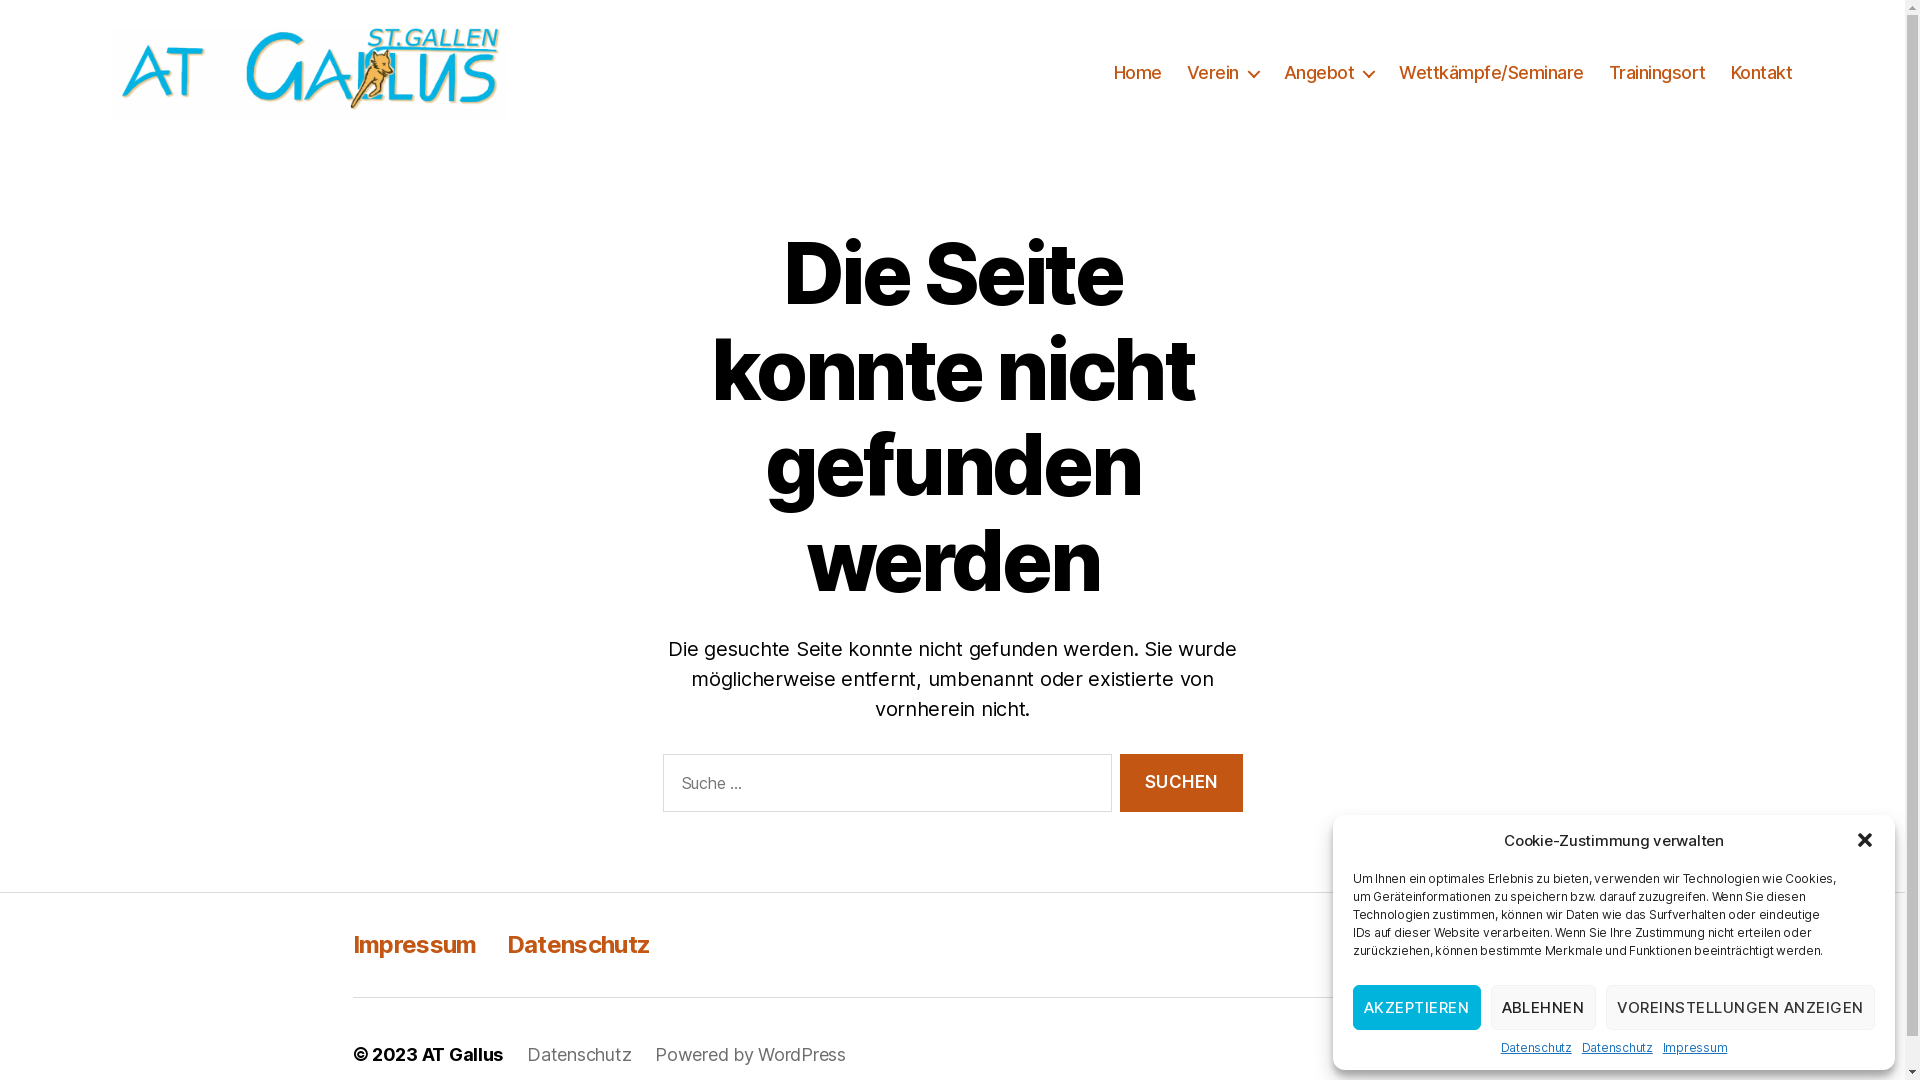  Describe the element at coordinates (1657, 72) in the screenshot. I see `'Trainingsort'` at that location.